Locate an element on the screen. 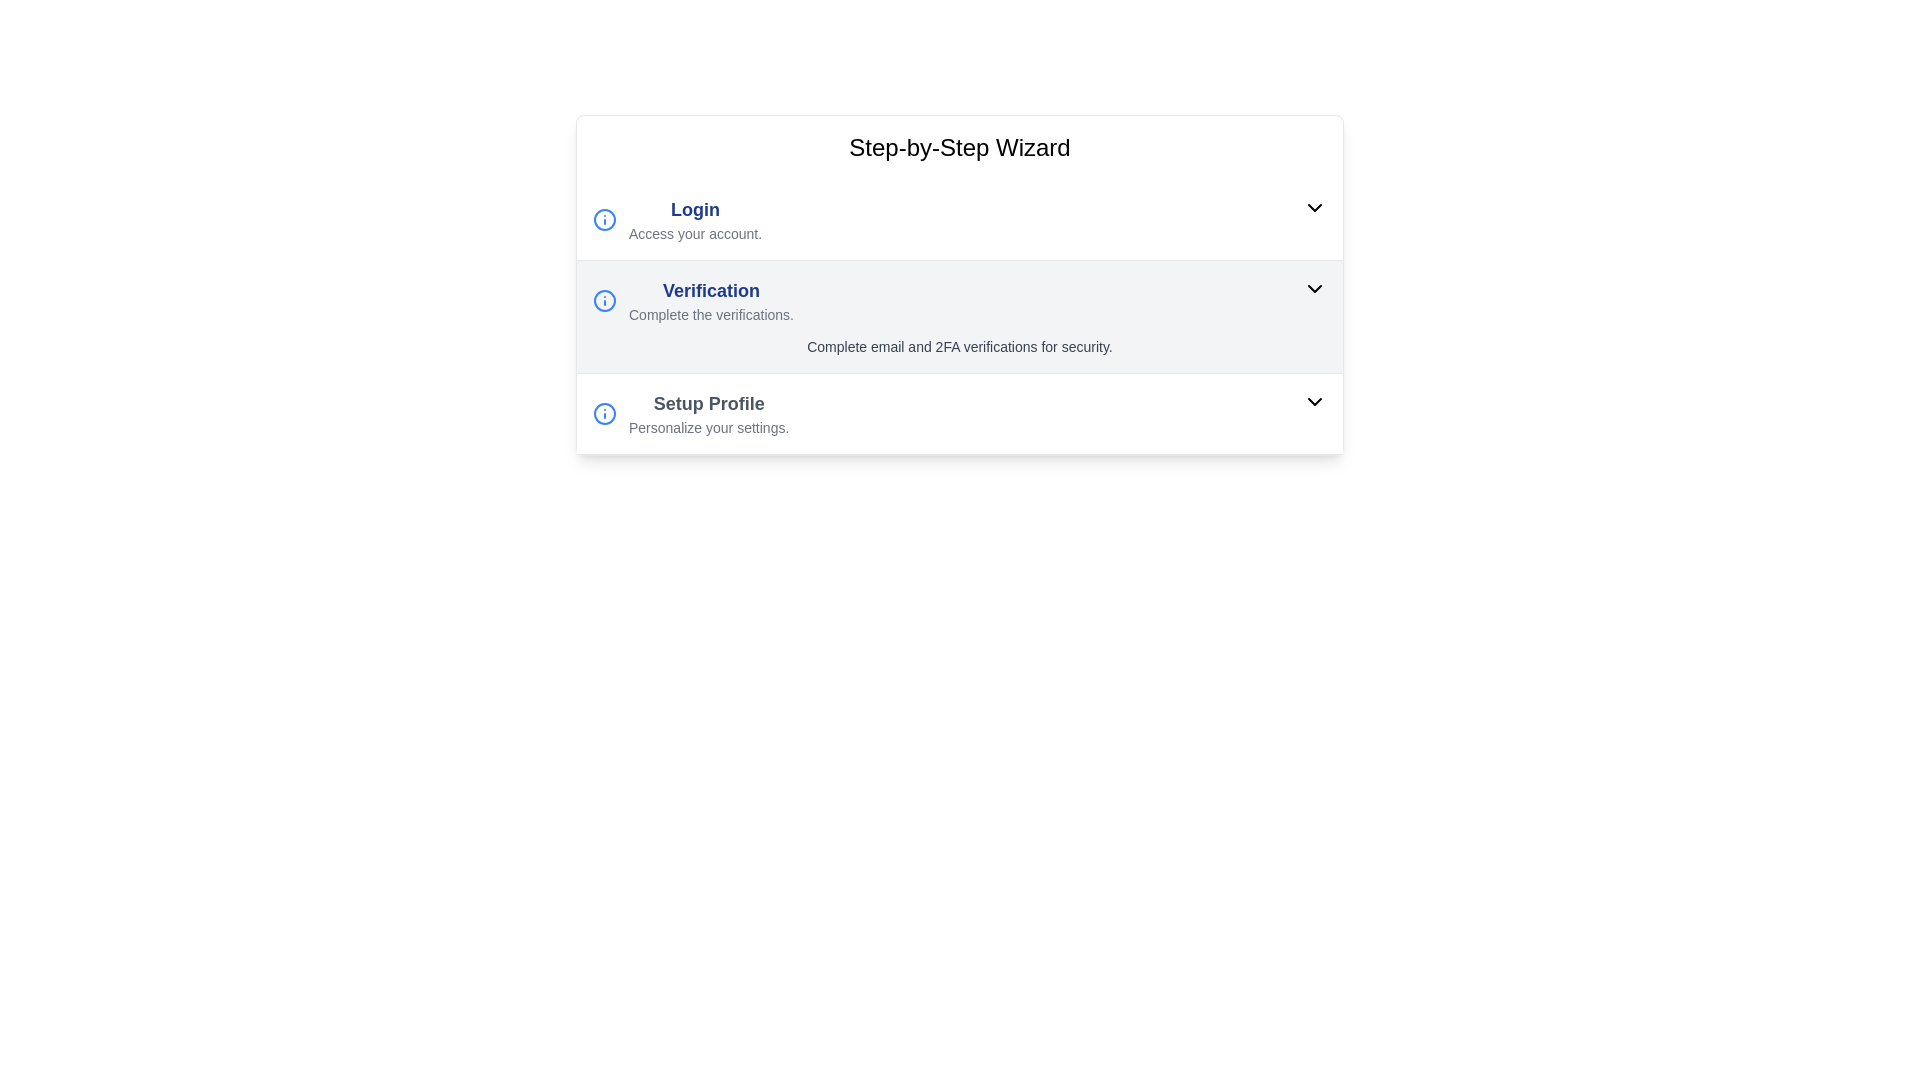 The image size is (1920, 1080). the informational segment in the step-by-step wizard interface is located at coordinates (960, 412).